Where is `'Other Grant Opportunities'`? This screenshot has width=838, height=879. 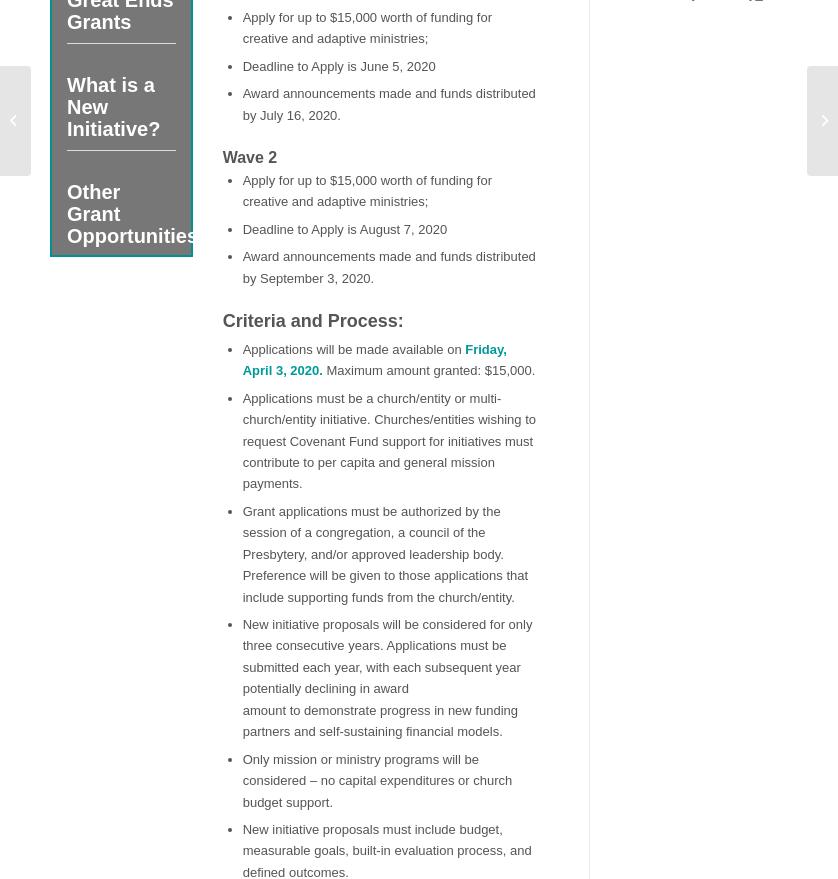 'Other Grant Opportunities' is located at coordinates (132, 212).